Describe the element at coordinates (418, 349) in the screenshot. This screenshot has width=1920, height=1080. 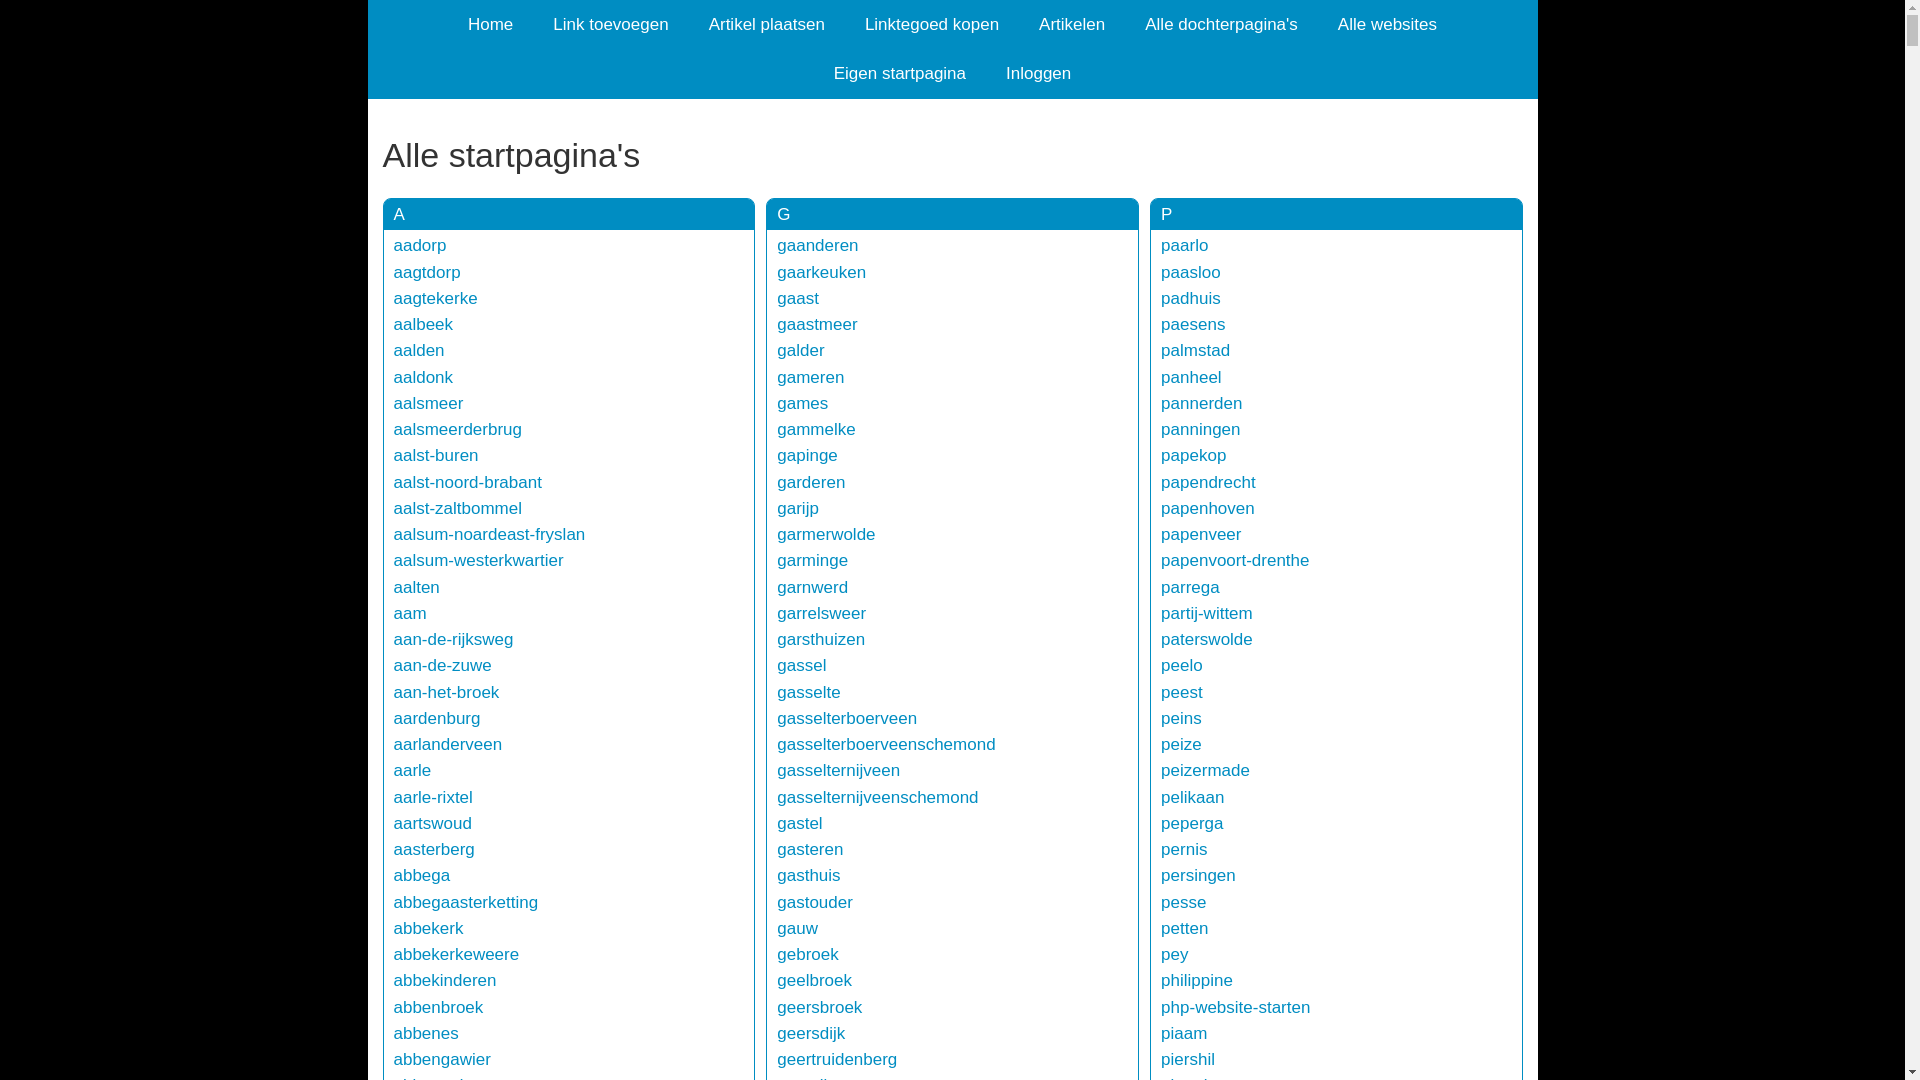
I see `'aalden'` at that location.